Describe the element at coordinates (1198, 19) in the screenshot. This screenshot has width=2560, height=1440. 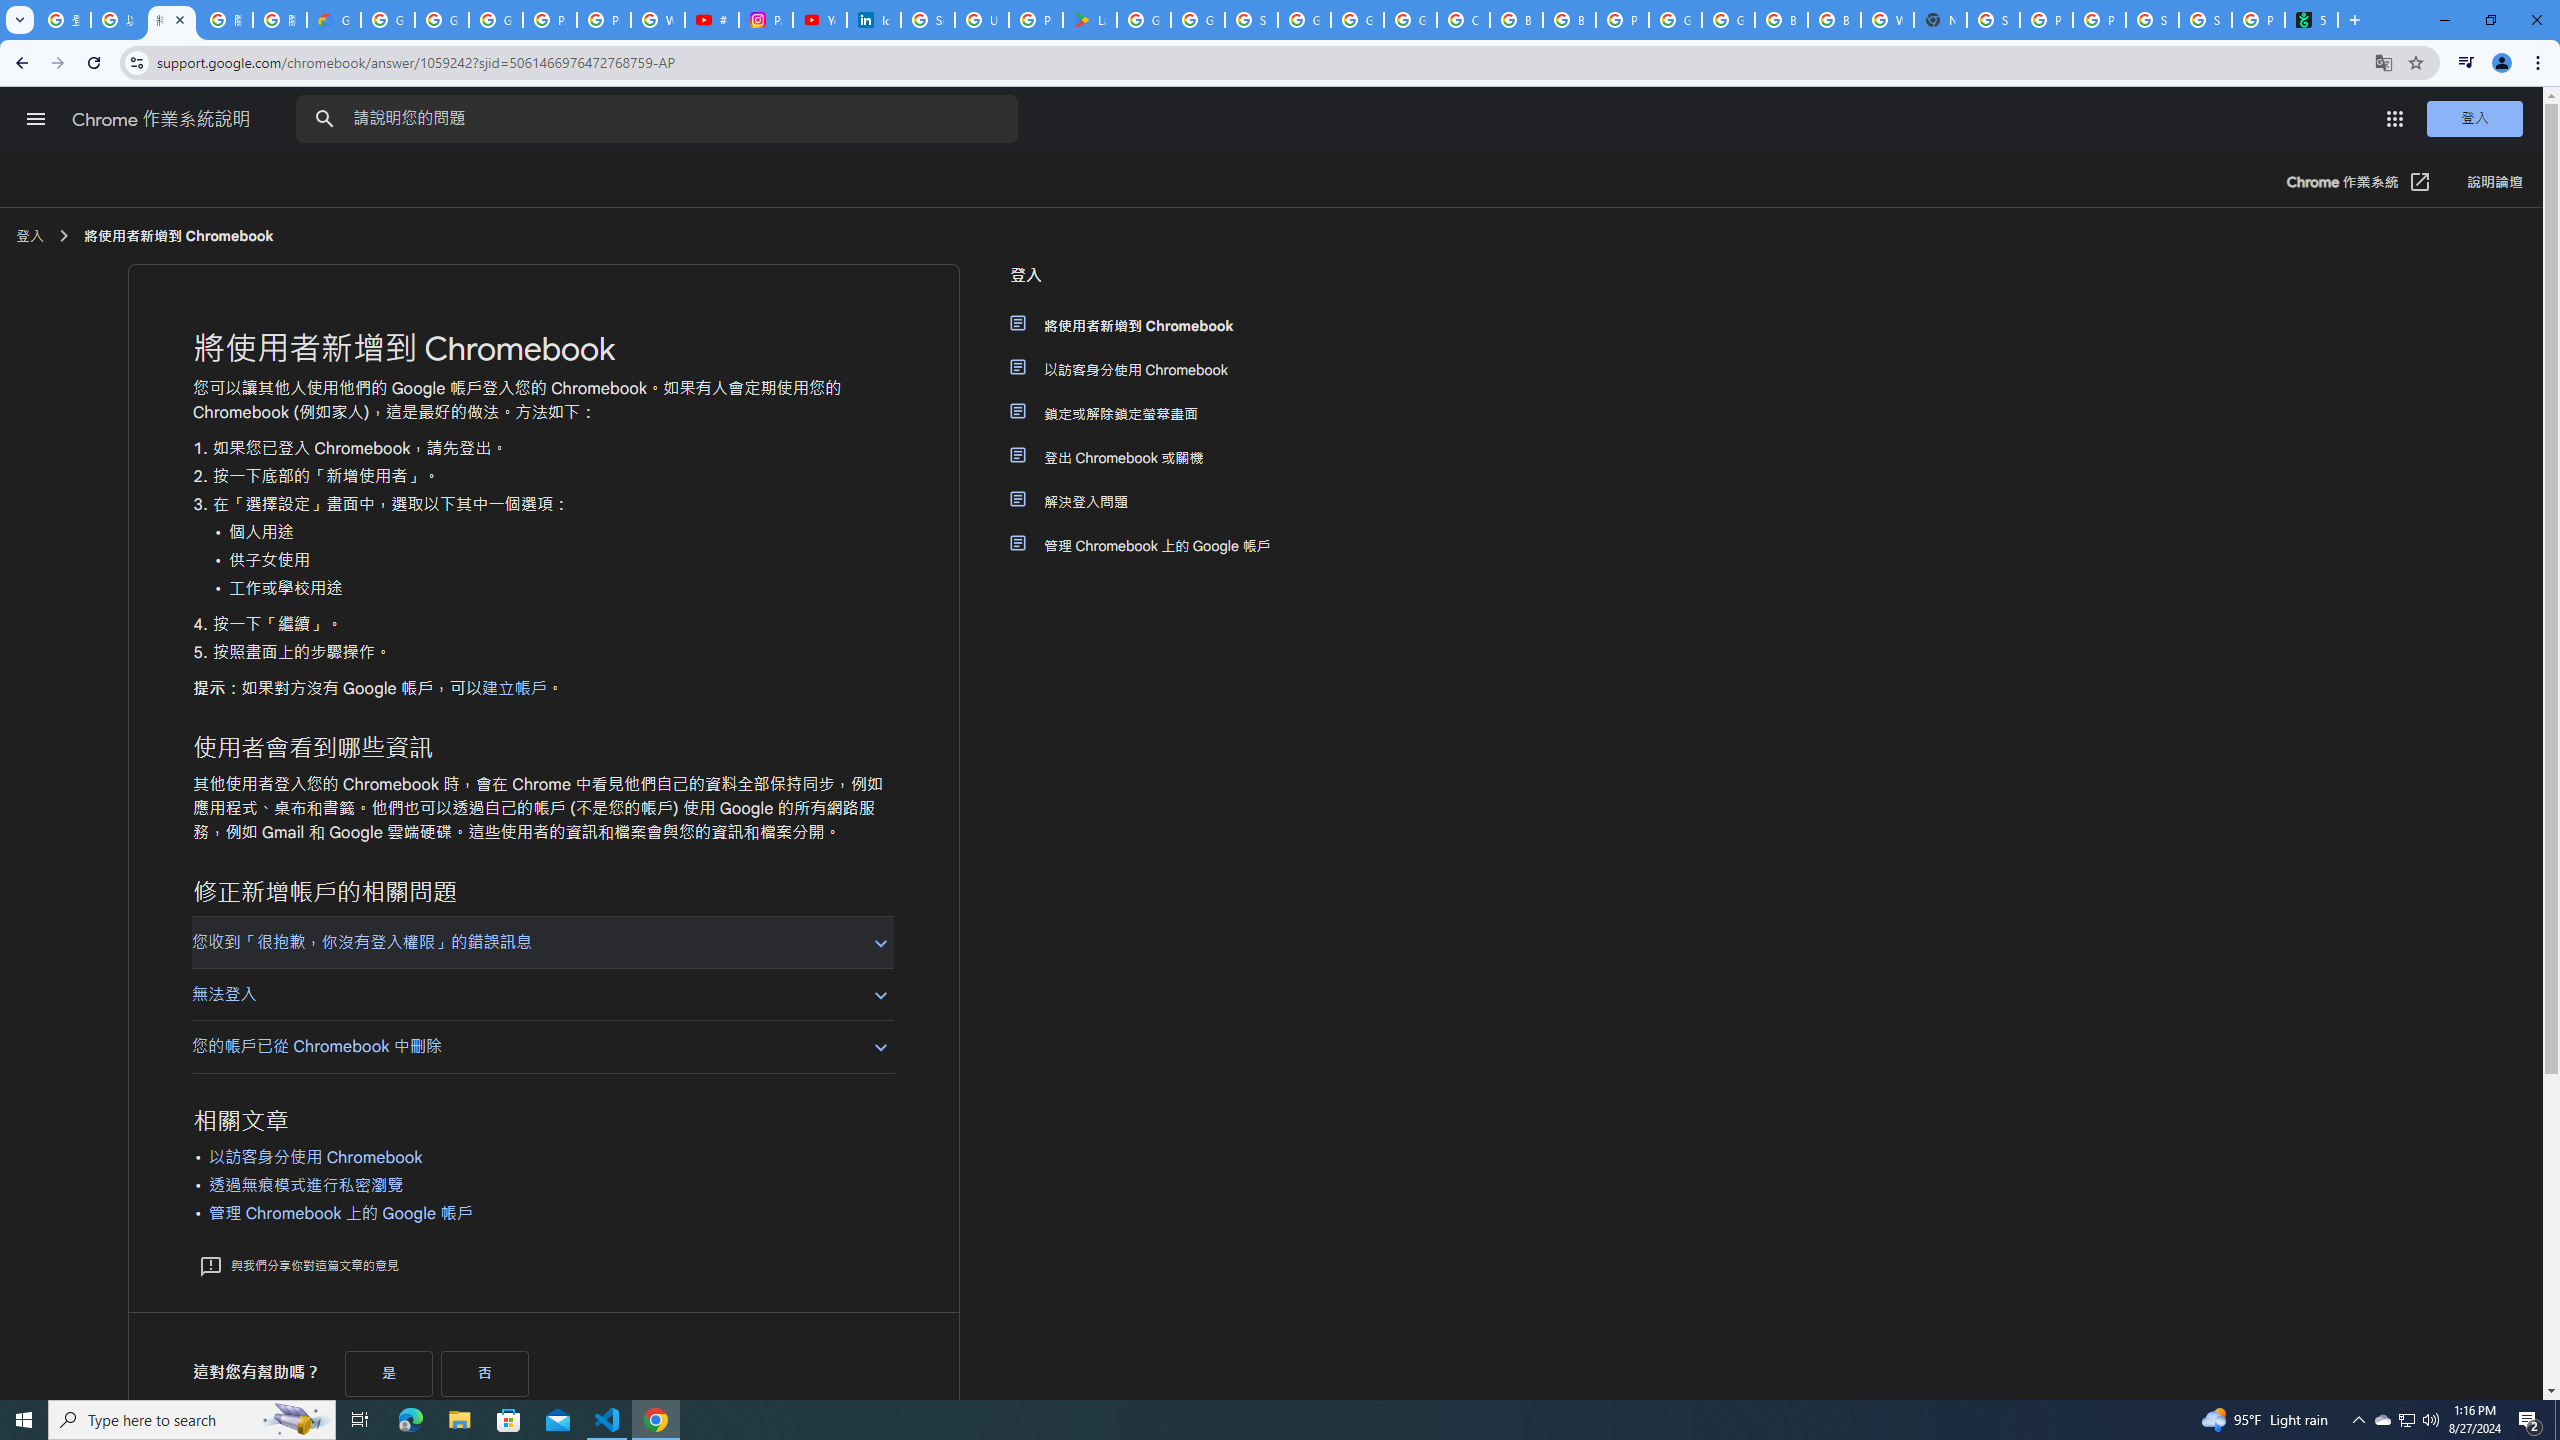
I see `'Google Workspace - Specific Terms'` at that location.